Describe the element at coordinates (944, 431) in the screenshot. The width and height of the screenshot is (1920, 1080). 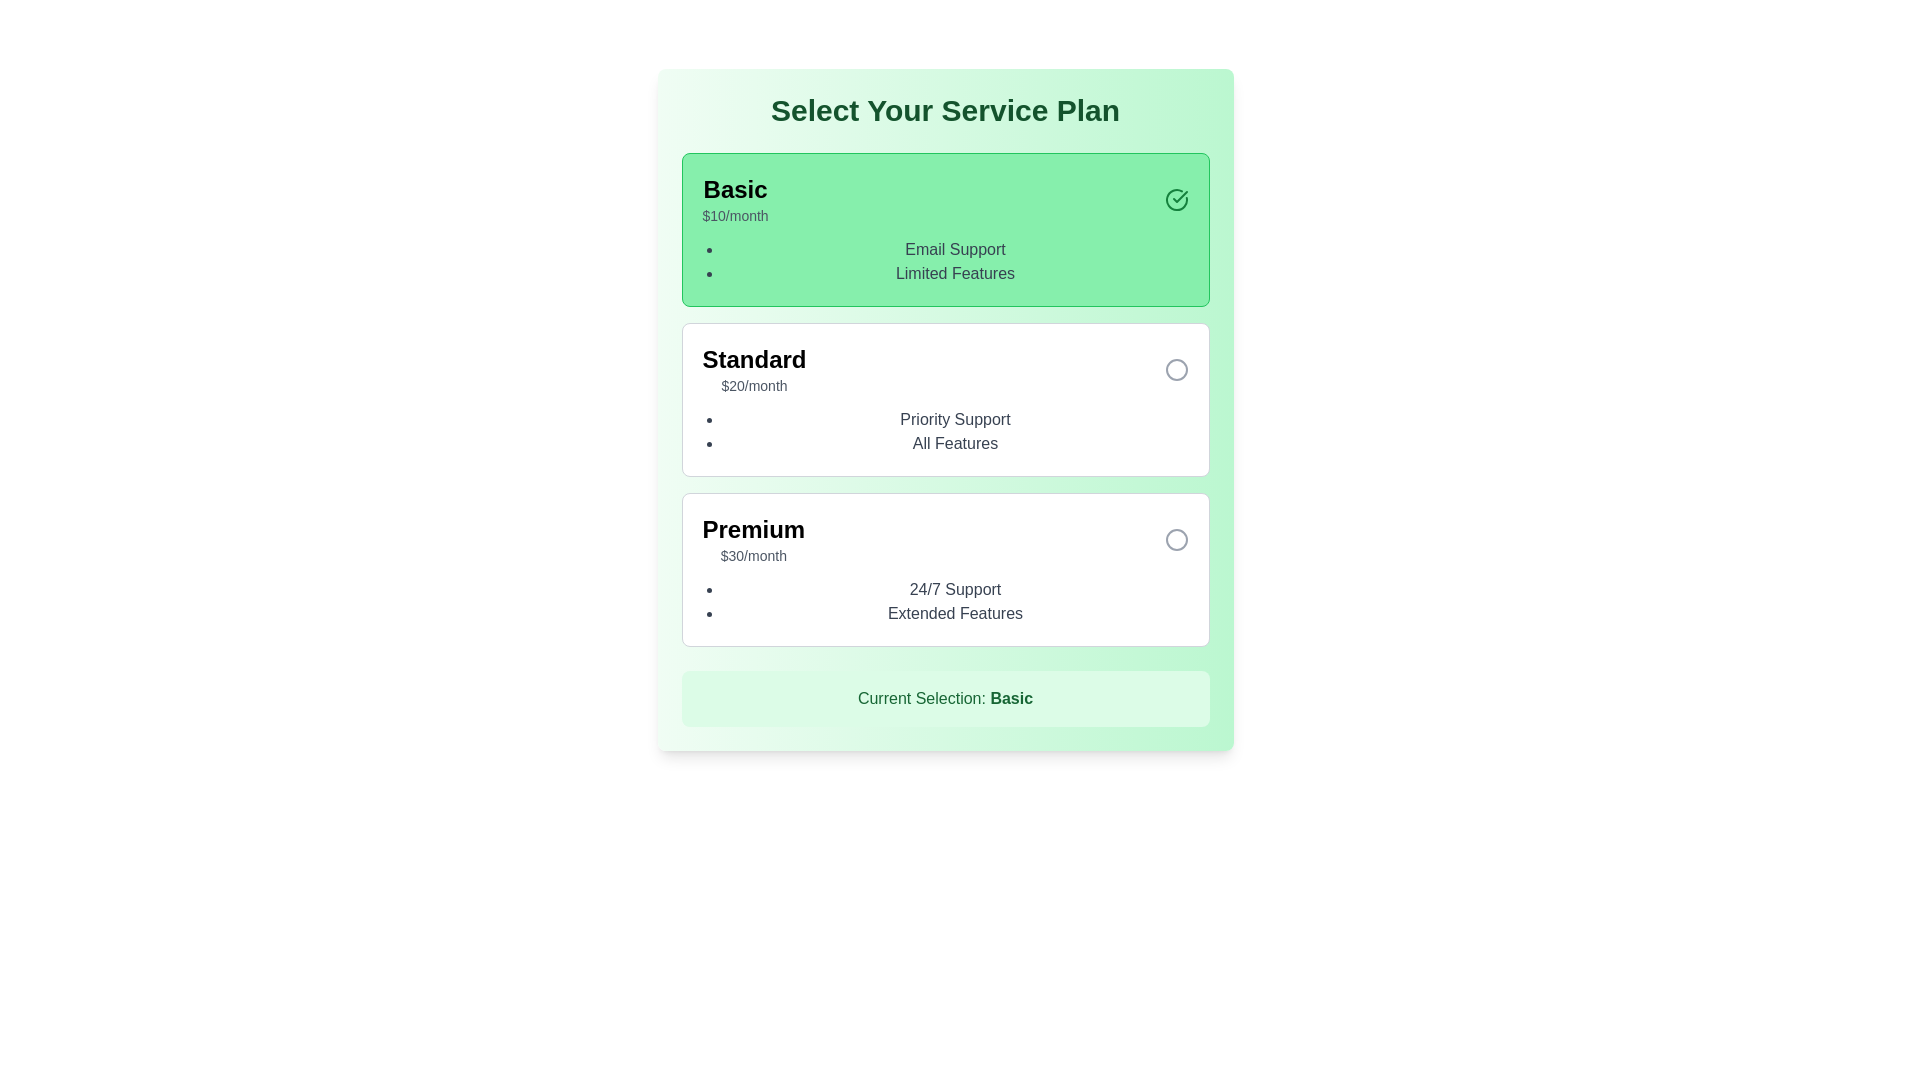
I see `the bullet list containing the text items 'Priority Support' and 'All Features', located in the 'Standard' section just below the price '$20/month'` at that location.